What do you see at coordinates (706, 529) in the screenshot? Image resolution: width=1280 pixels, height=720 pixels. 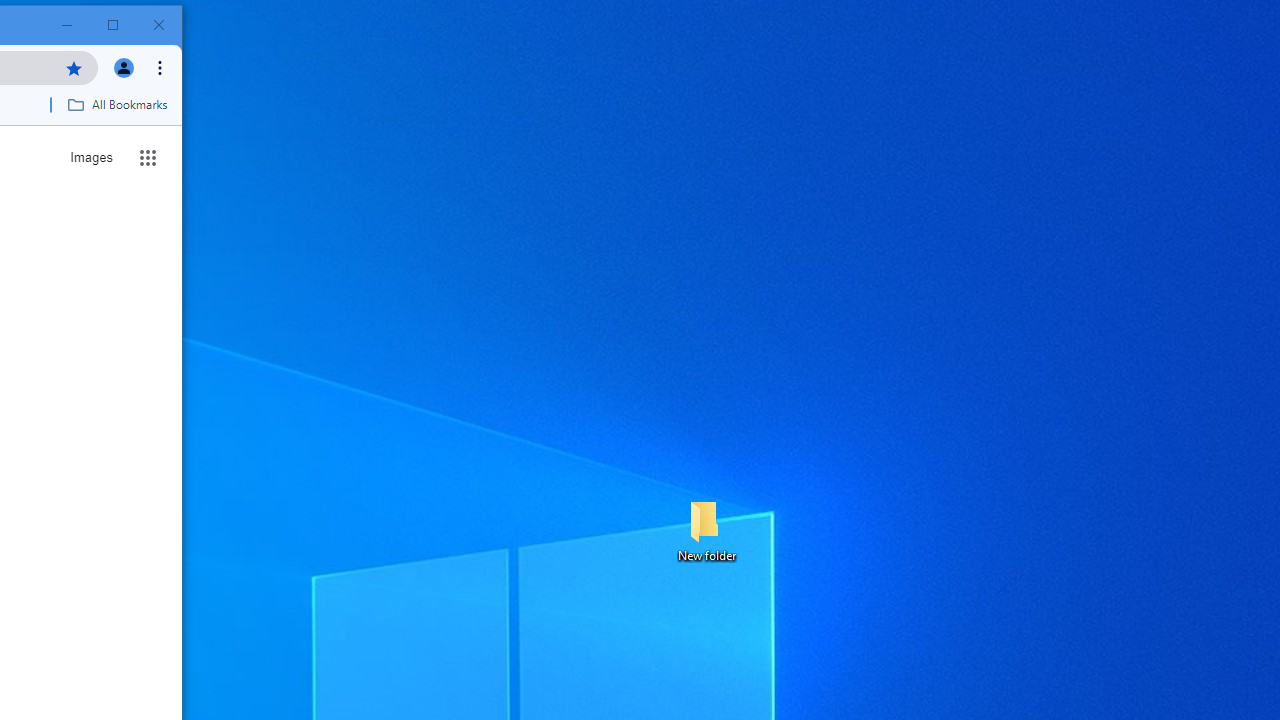 I see `'New folder'` at bounding box center [706, 529].